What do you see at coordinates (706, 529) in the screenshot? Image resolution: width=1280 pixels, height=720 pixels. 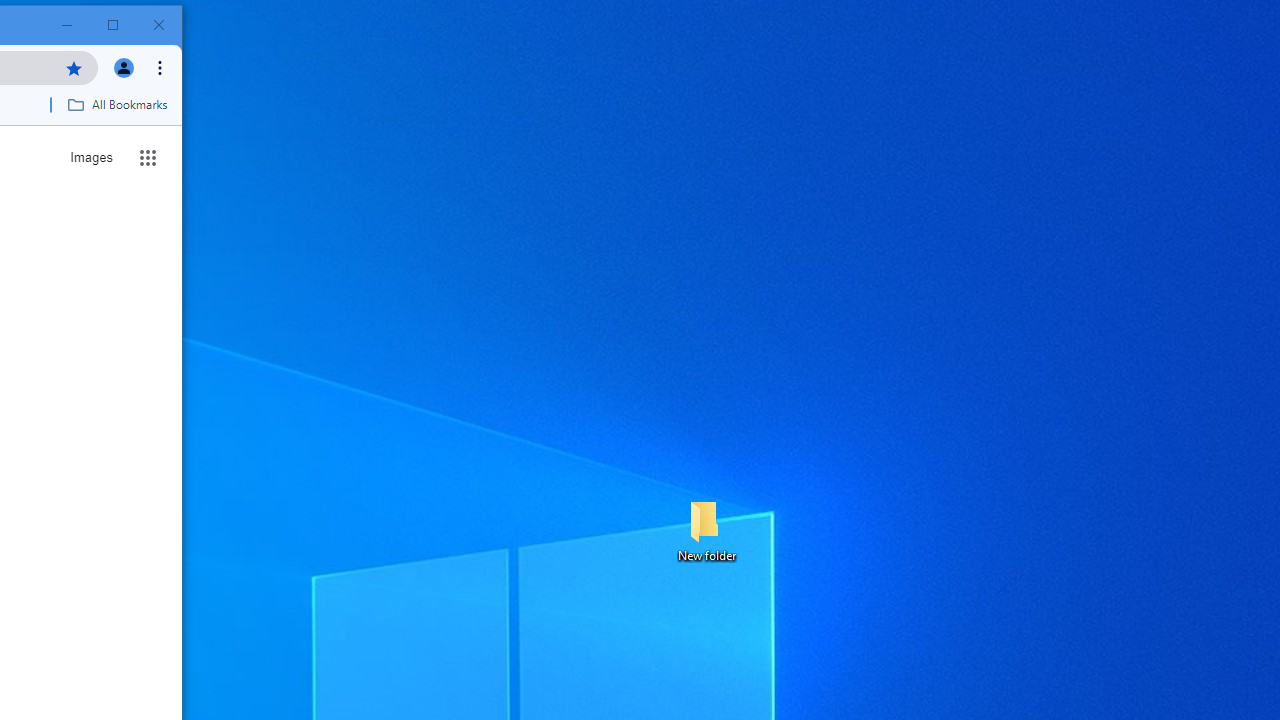 I see `'New folder'` at bounding box center [706, 529].